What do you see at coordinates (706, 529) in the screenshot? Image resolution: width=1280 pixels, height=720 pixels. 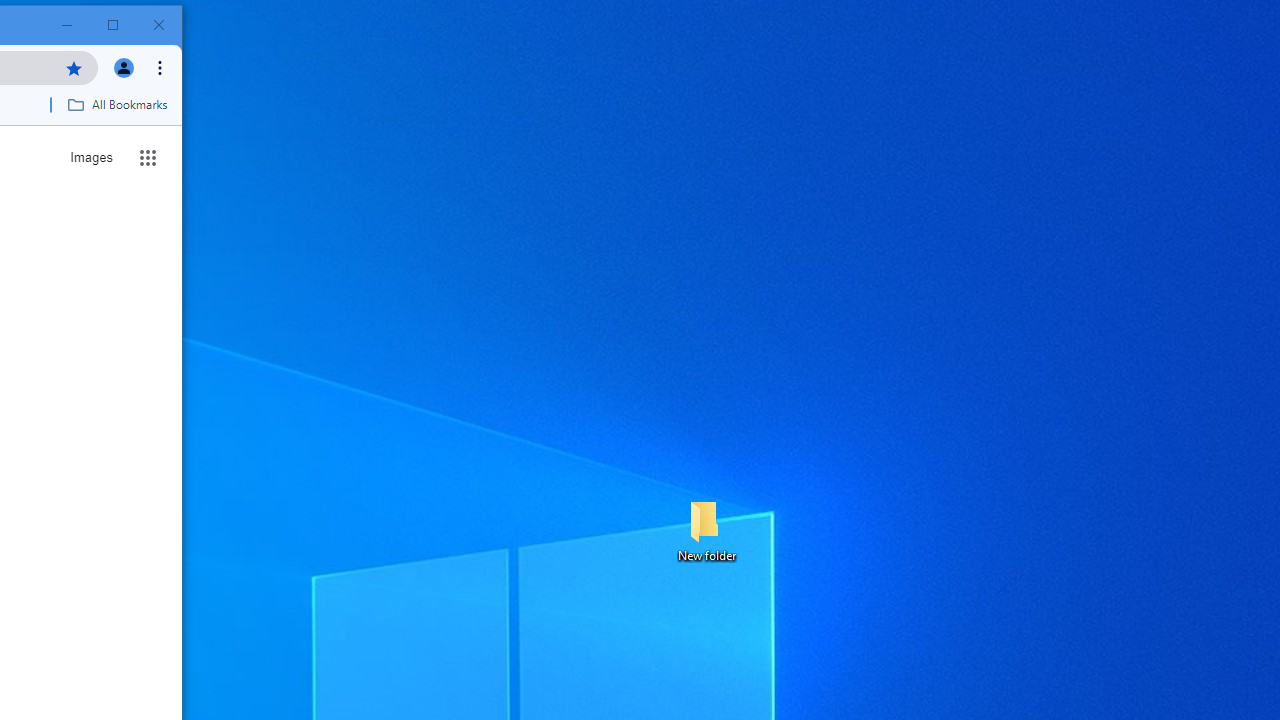 I see `'New folder'` at bounding box center [706, 529].